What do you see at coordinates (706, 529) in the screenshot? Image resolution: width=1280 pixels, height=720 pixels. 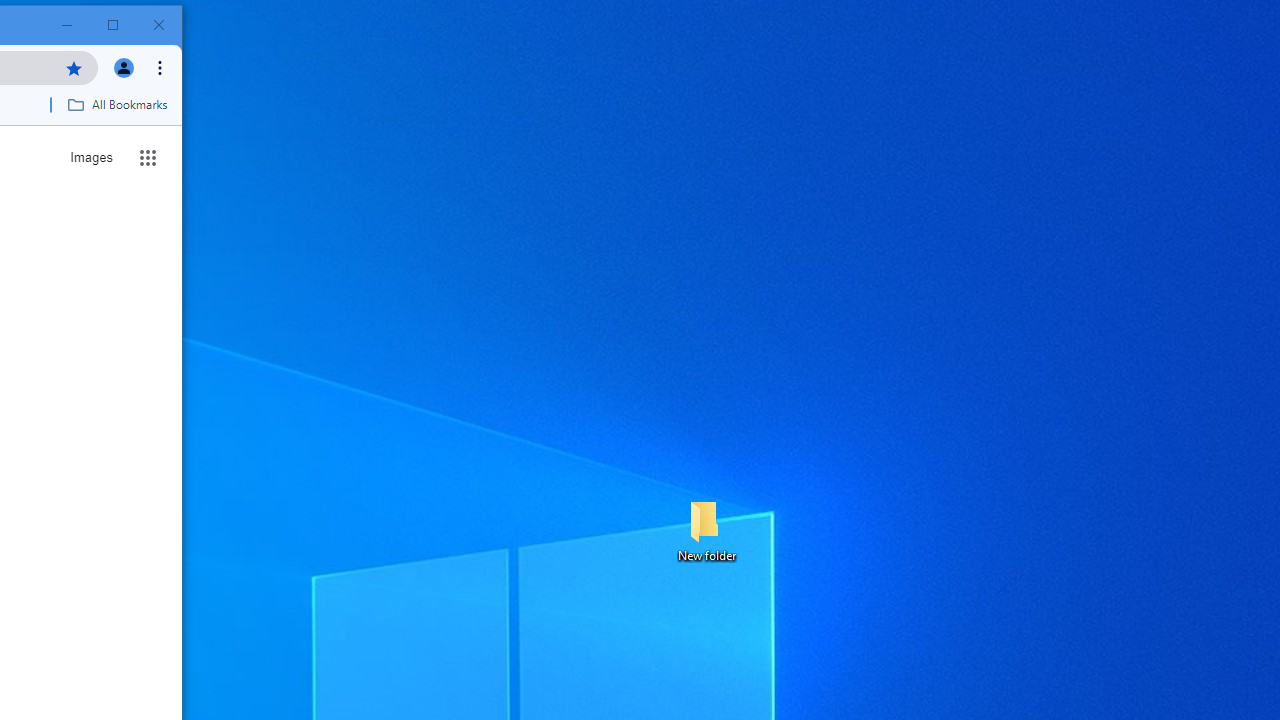 I see `'New folder'` at bounding box center [706, 529].